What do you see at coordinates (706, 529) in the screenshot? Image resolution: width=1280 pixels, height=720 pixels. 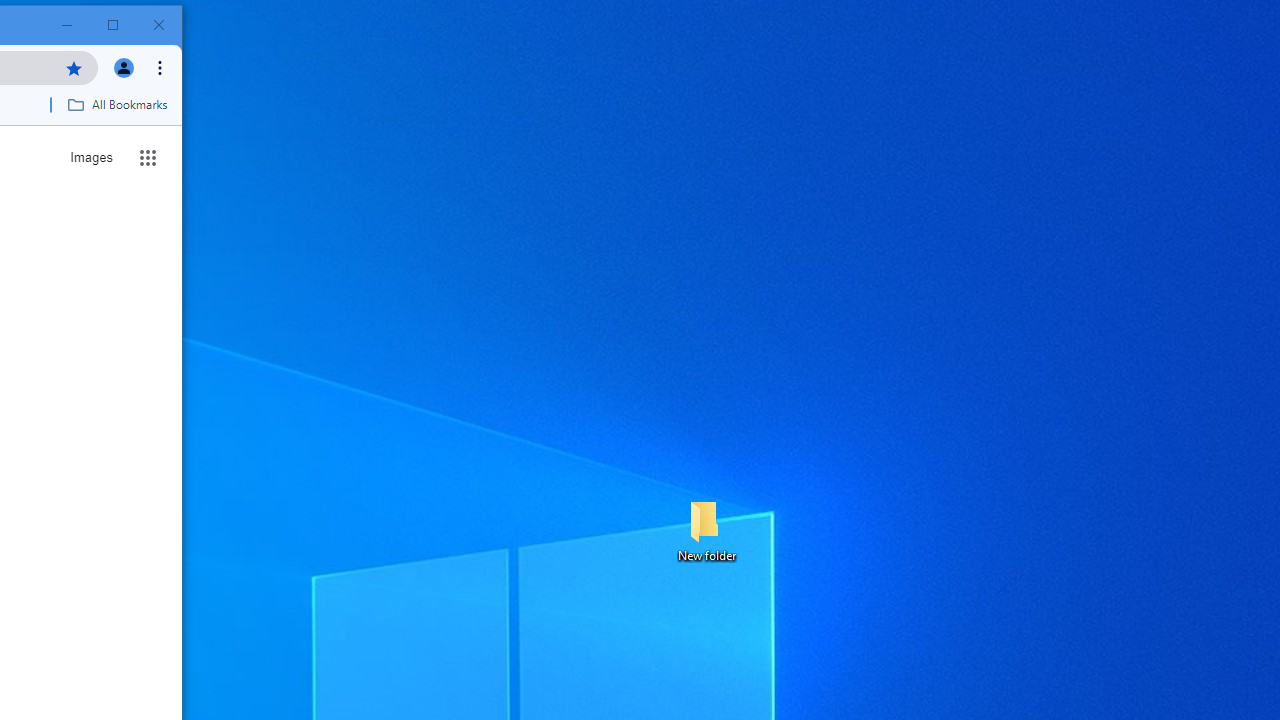 I see `'New folder'` at bounding box center [706, 529].